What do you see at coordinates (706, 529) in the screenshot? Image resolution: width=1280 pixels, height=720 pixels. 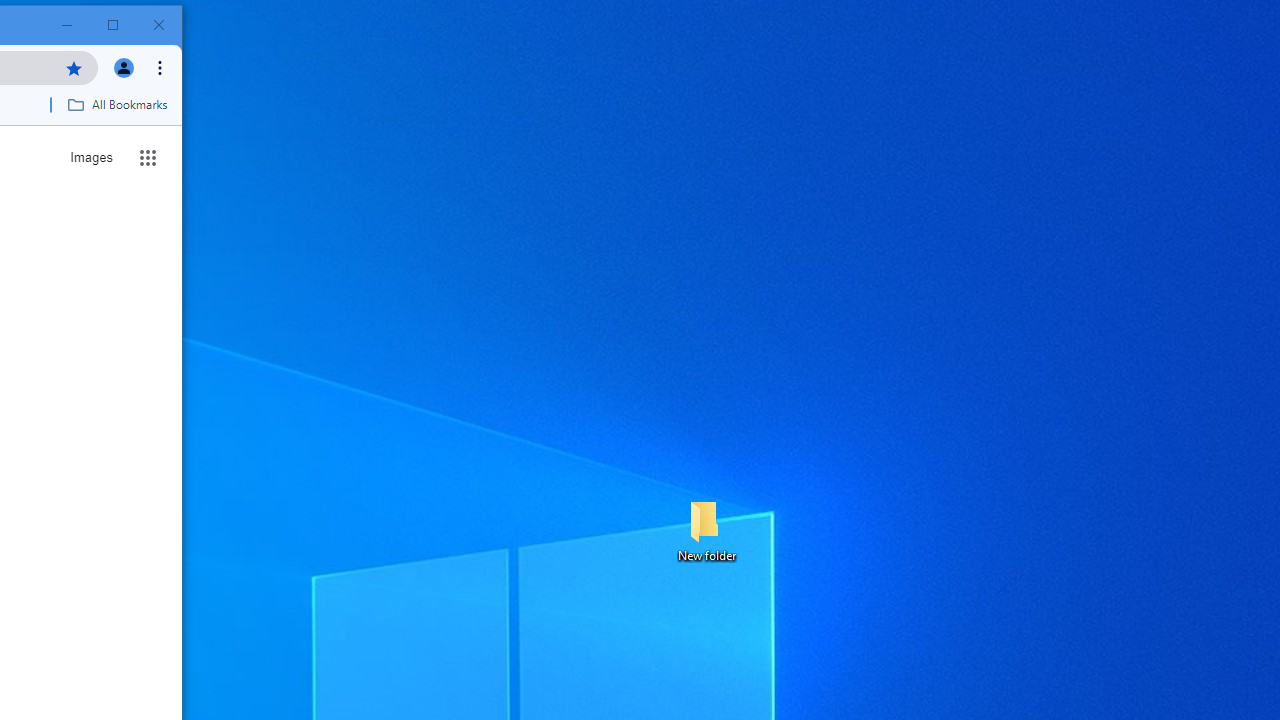 I see `'New folder'` at bounding box center [706, 529].